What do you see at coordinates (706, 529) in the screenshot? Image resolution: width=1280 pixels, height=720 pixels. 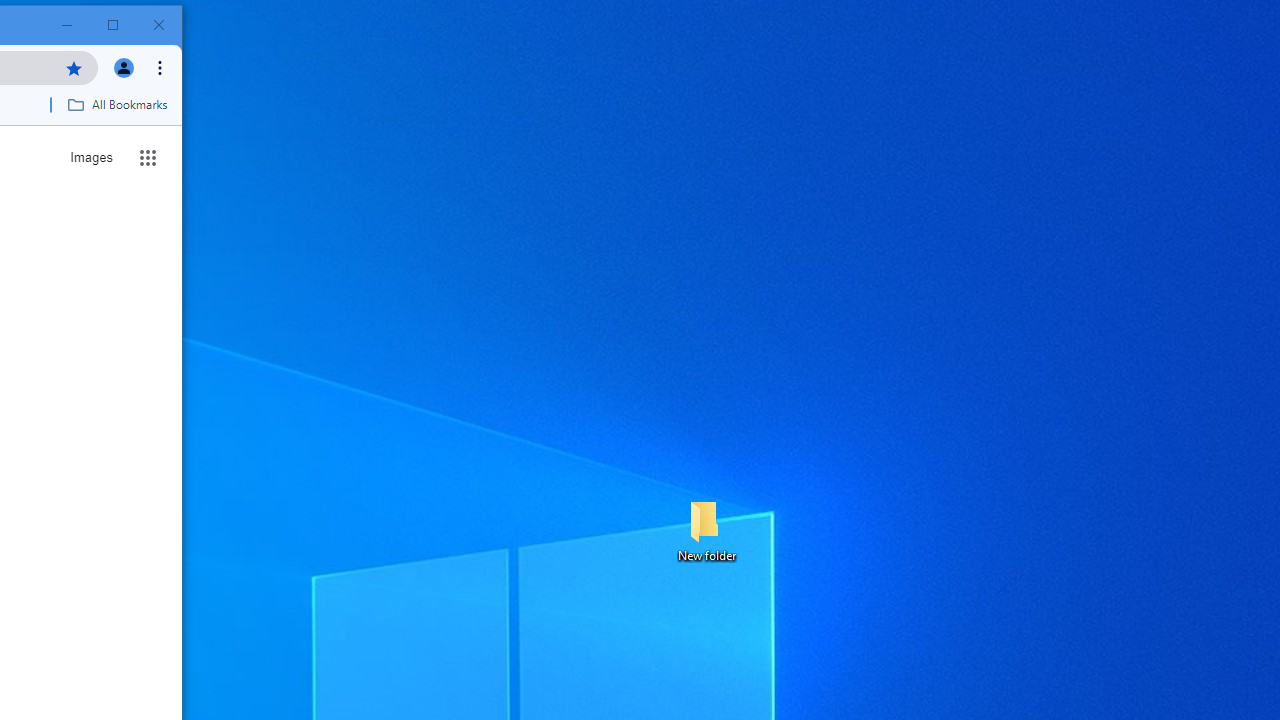 I see `'New folder'` at bounding box center [706, 529].